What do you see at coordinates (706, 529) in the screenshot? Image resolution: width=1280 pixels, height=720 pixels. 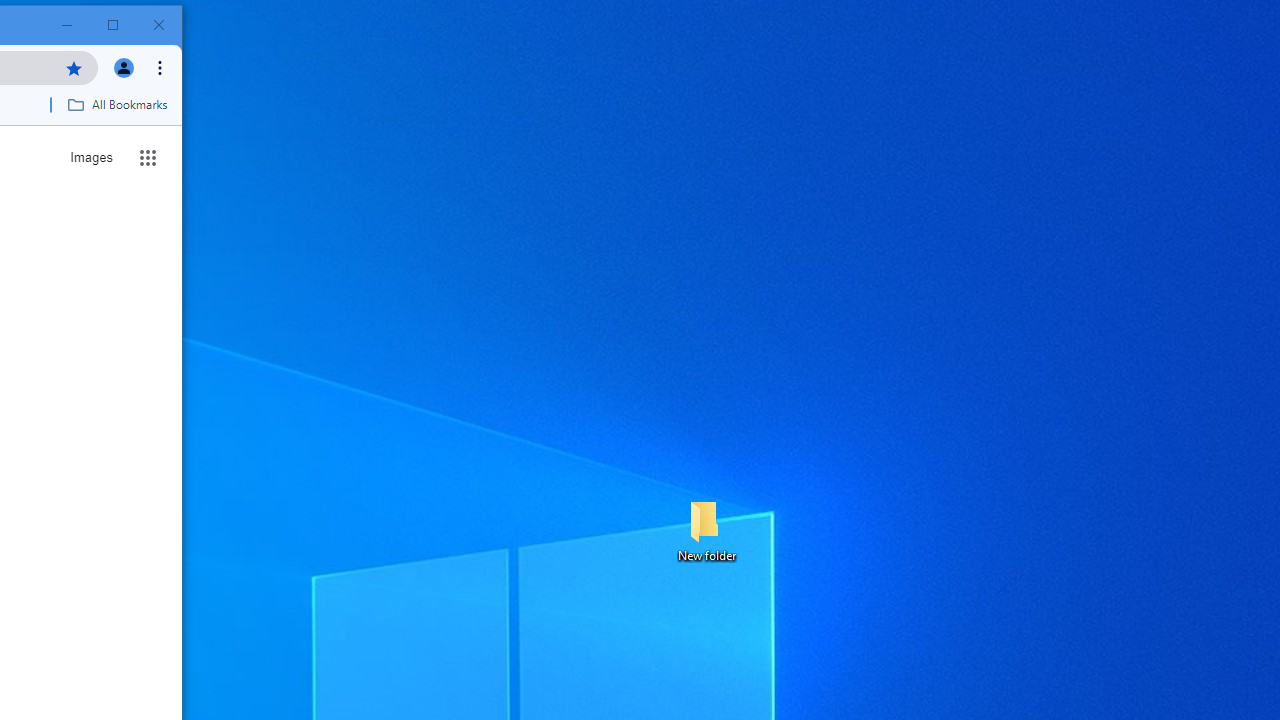 I see `'New folder'` at bounding box center [706, 529].